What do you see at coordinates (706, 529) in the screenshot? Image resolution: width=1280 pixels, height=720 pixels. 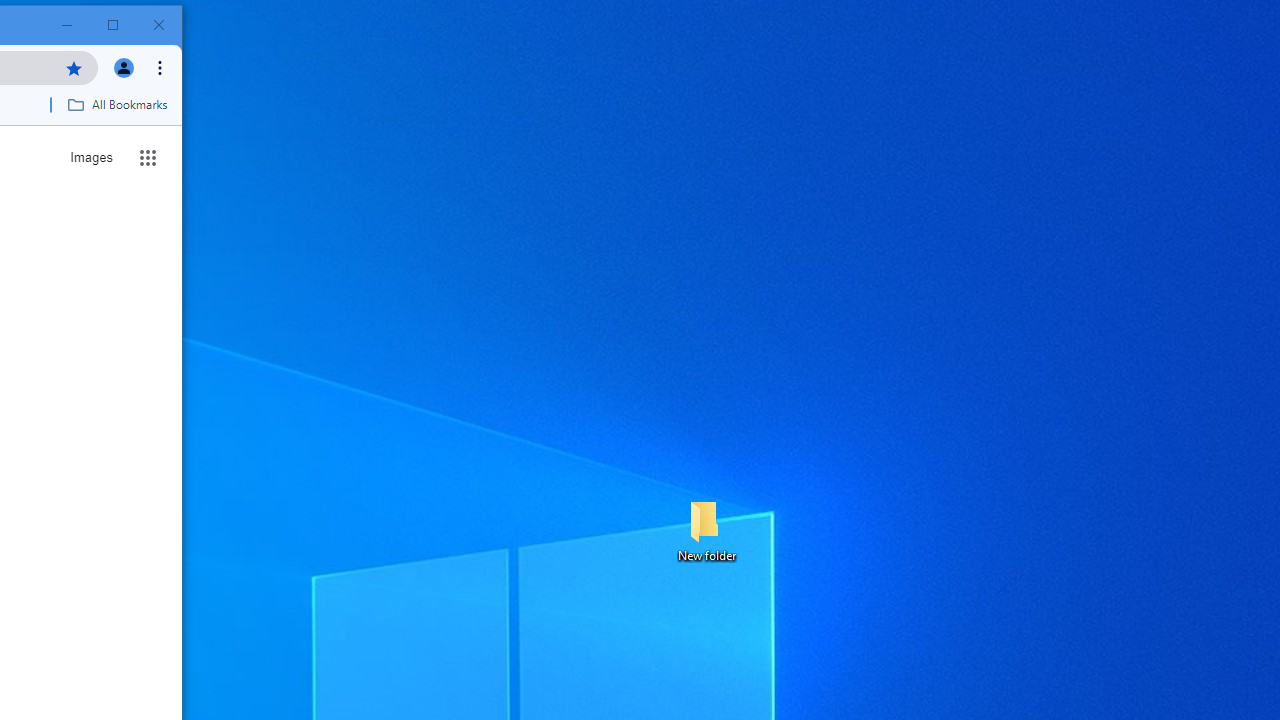 I see `'New folder'` at bounding box center [706, 529].